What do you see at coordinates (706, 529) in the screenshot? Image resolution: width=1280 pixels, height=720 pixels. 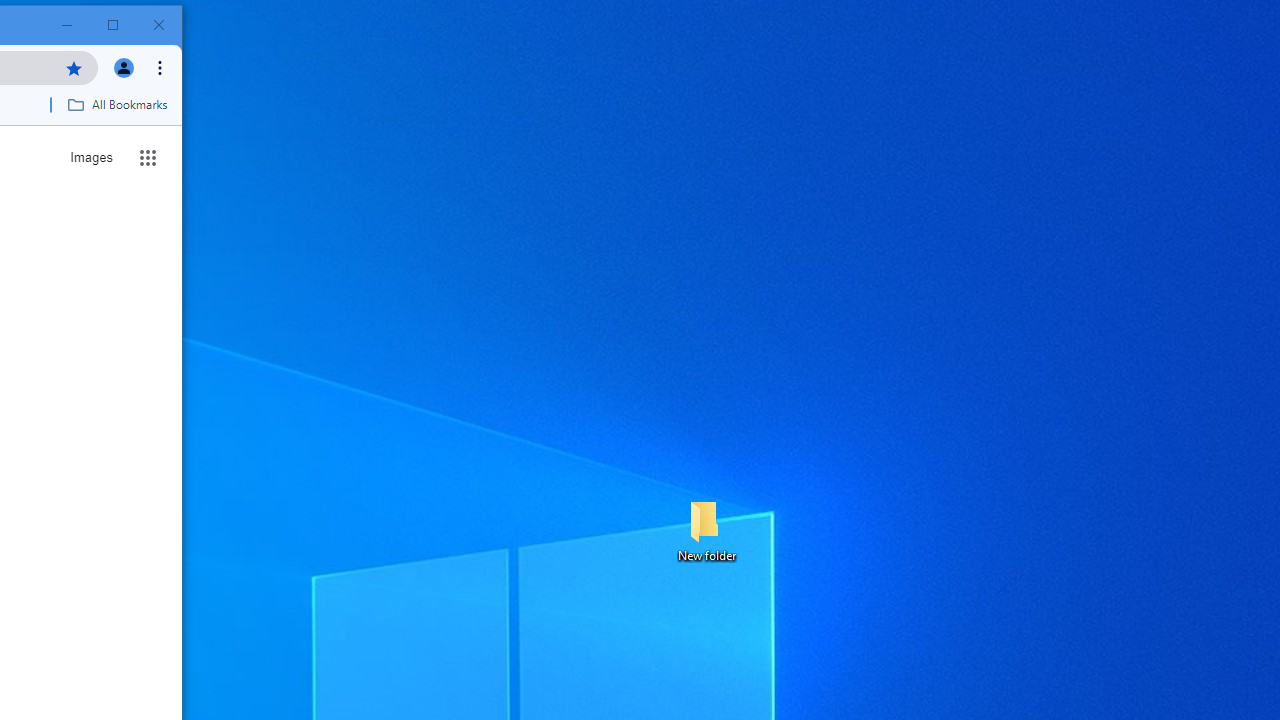 I see `'New folder'` at bounding box center [706, 529].